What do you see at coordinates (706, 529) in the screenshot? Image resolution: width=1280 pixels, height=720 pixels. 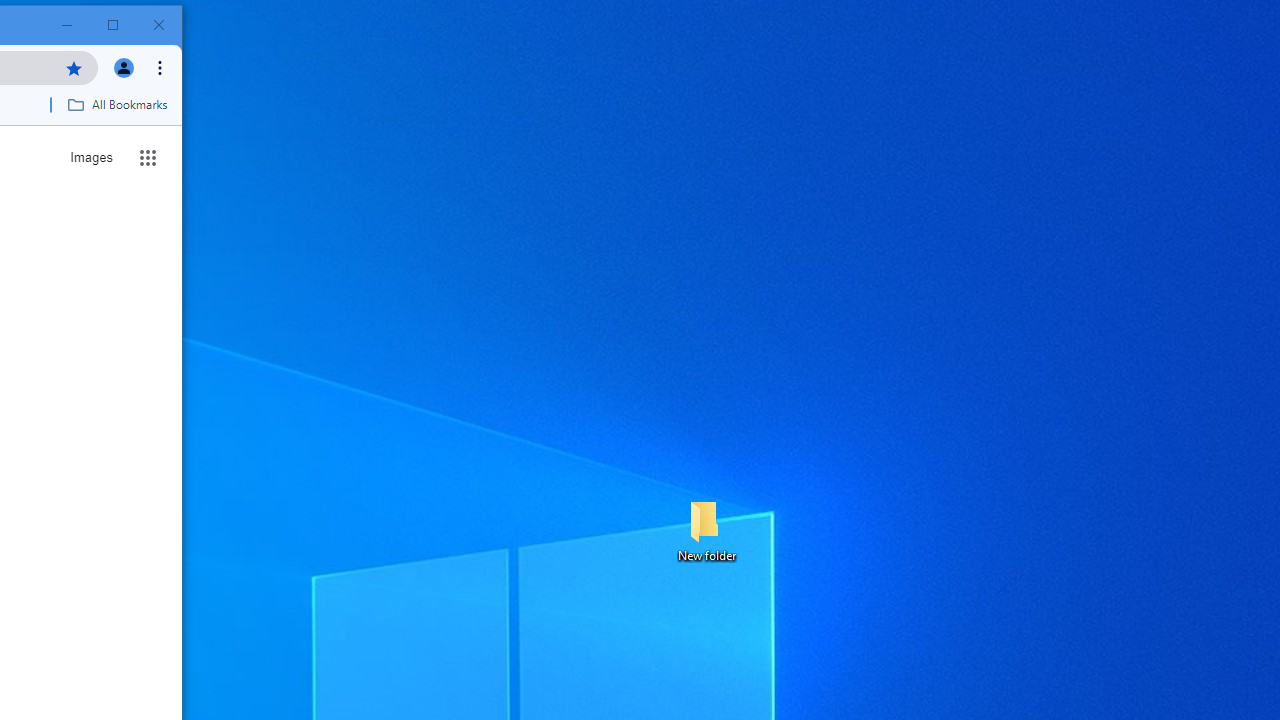 I see `'New folder'` at bounding box center [706, 529].